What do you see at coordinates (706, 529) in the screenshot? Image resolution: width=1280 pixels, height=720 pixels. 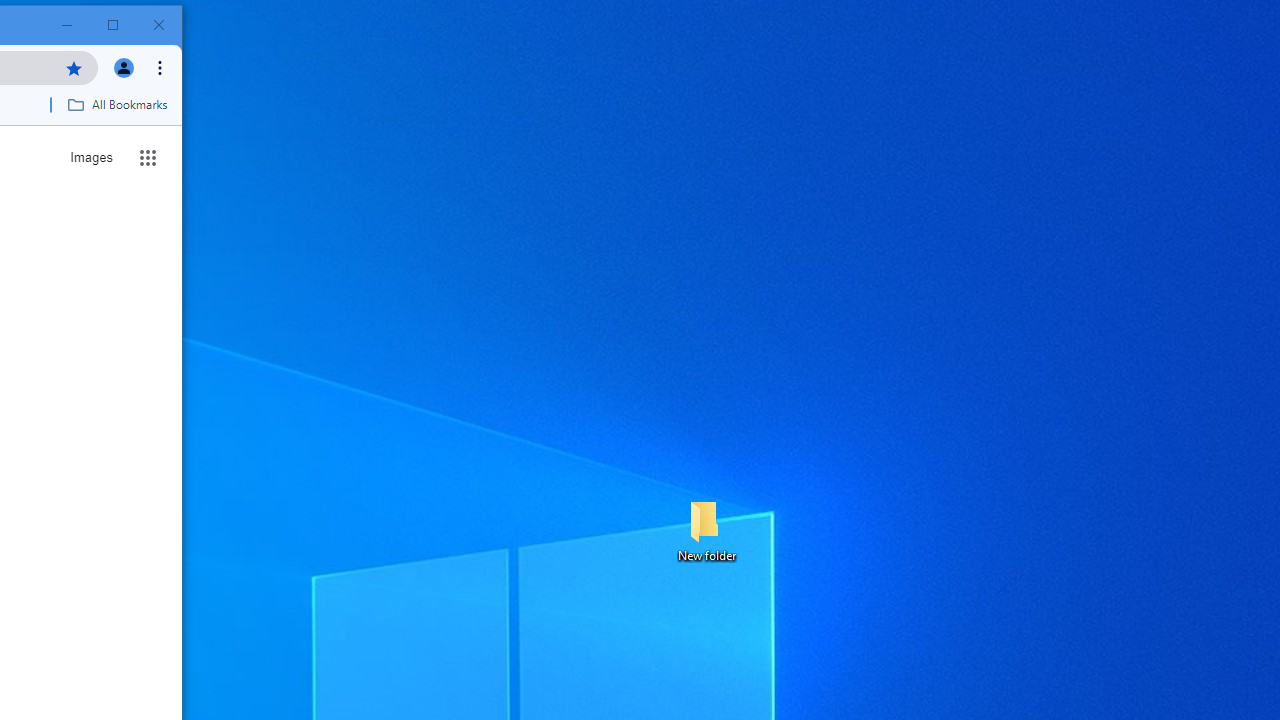 I see `'New folder'` at bounding box center [706, 529].